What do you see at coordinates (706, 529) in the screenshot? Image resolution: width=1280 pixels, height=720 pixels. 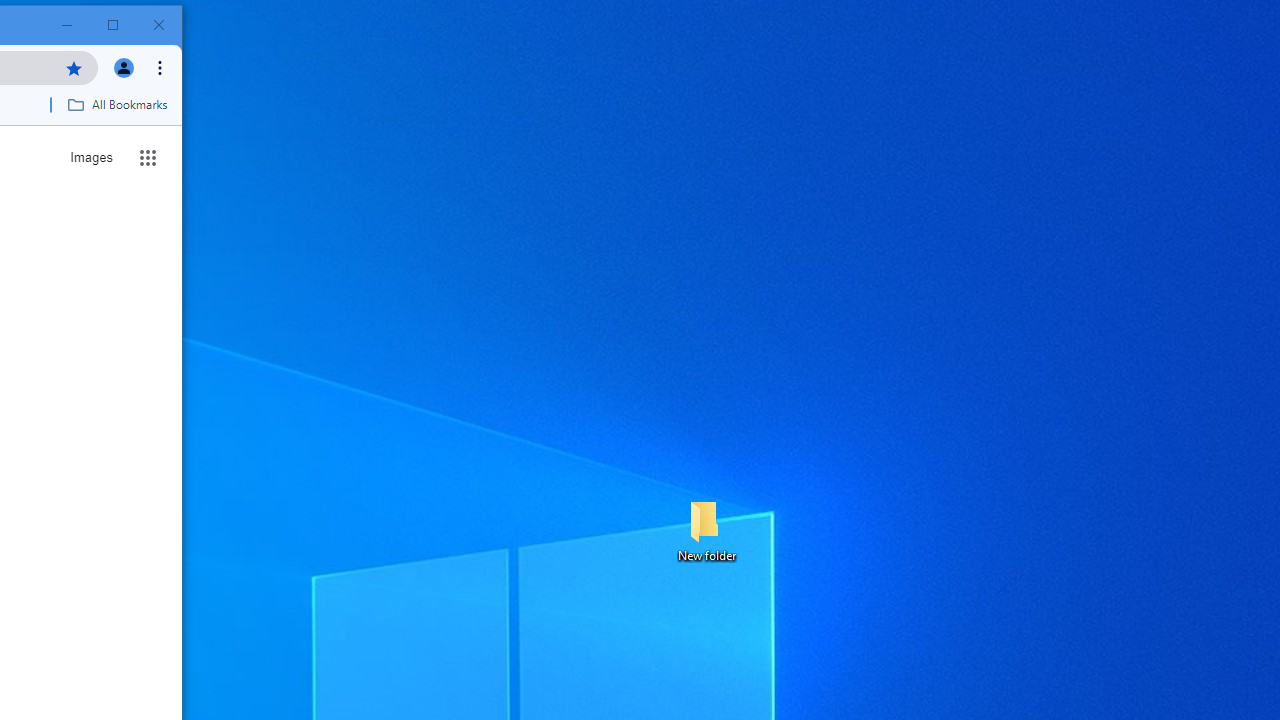 I see `'New folder'` at bounding box center [706, 529].